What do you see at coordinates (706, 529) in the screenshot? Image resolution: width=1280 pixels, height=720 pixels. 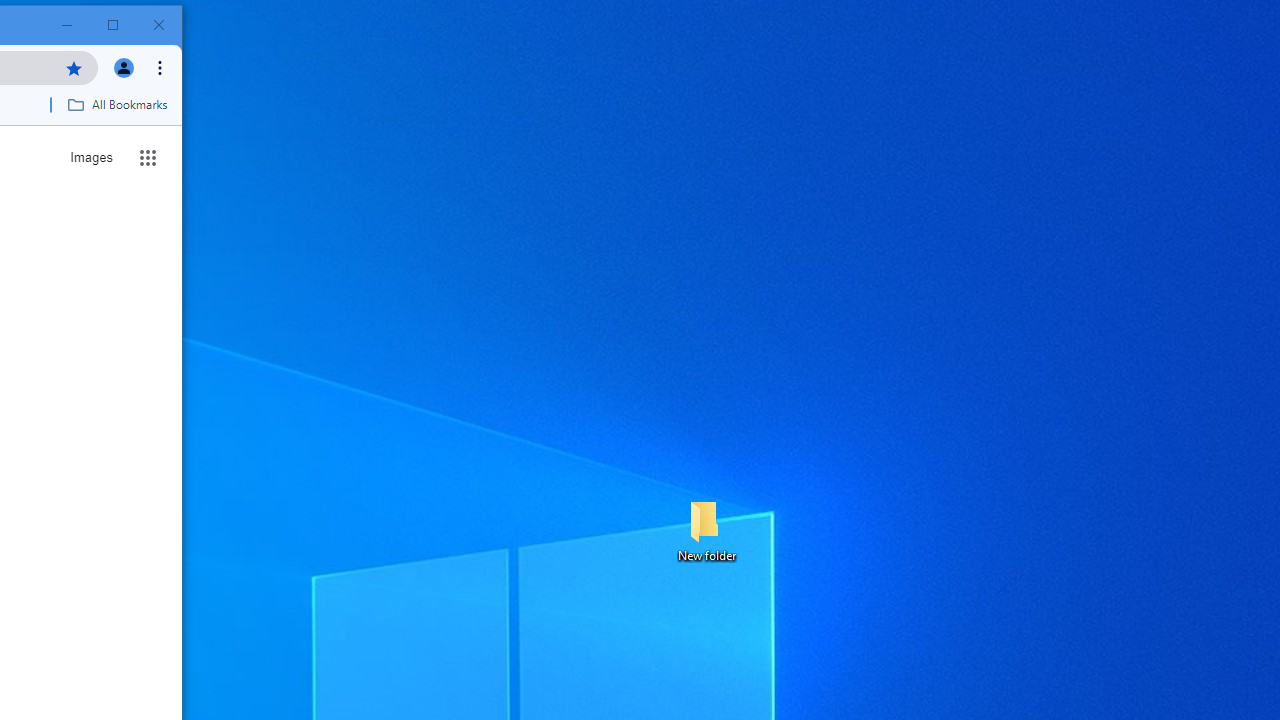 I see `'New folder'` at bounding box center [706, 529].